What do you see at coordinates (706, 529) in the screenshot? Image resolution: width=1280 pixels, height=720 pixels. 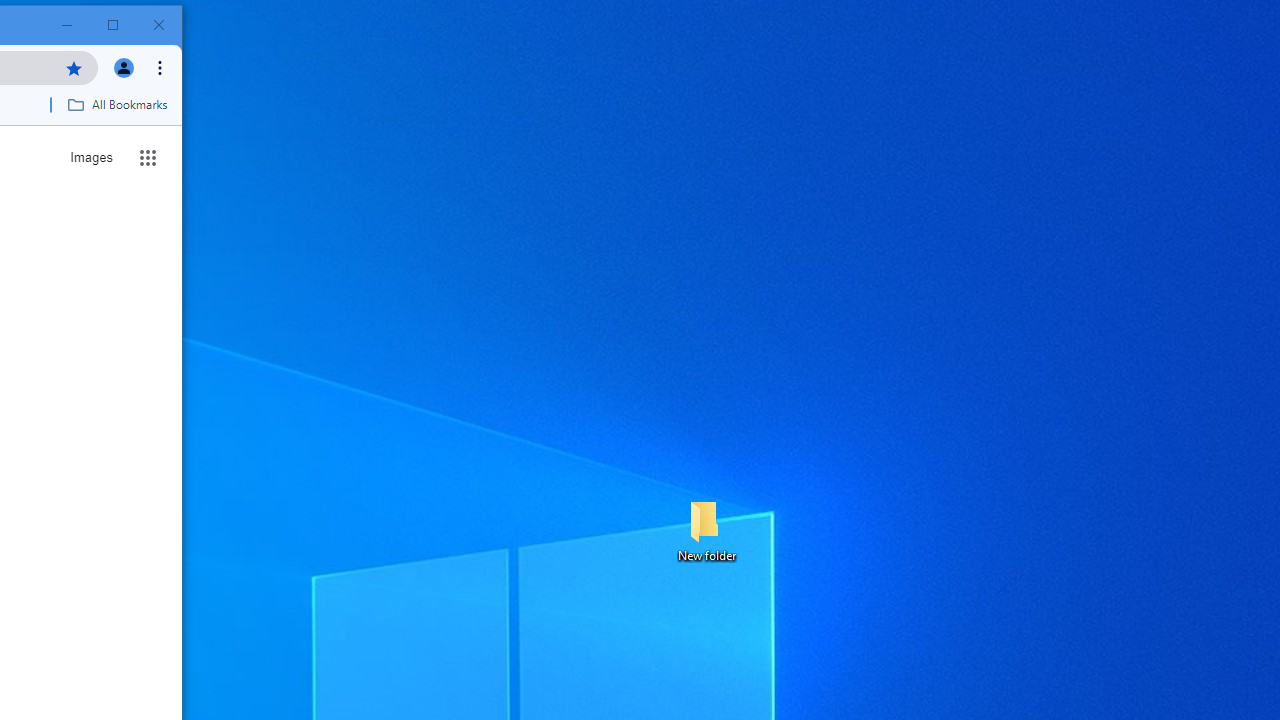 I see `'New folder'` at bounding box center [706, 529].